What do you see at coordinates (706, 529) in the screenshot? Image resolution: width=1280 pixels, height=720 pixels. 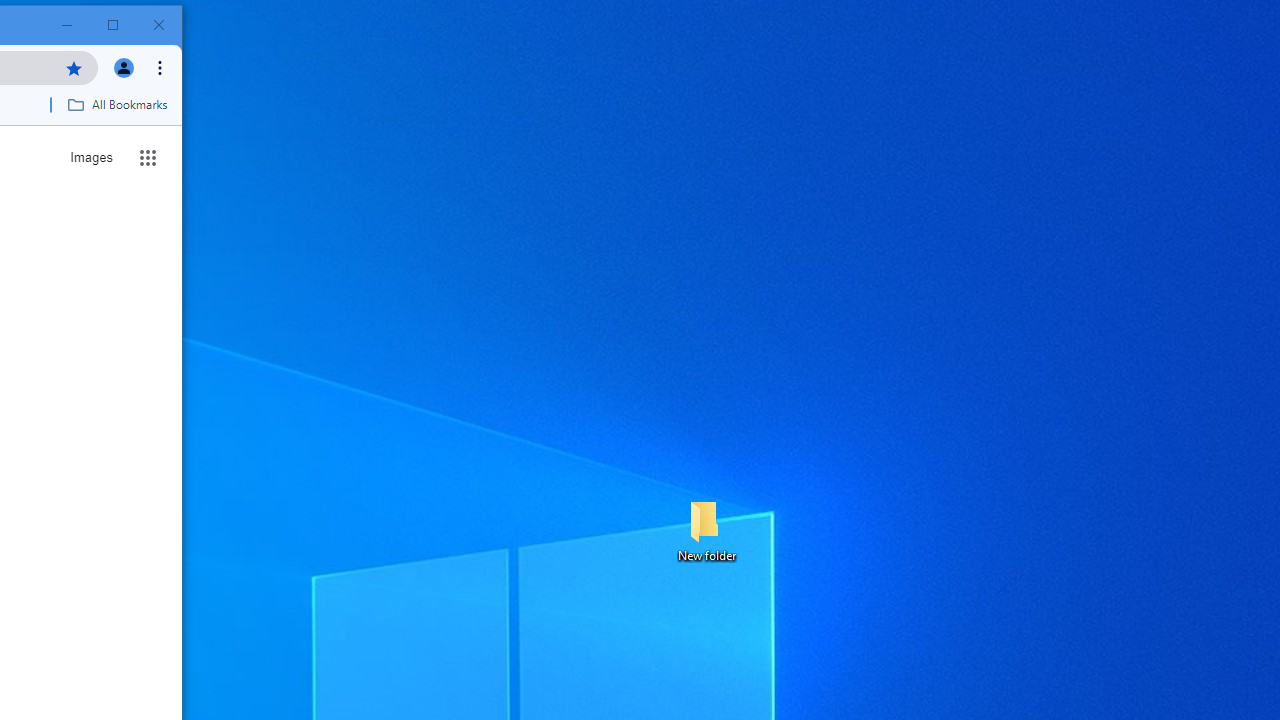 I see `'New folder'` at bounding box center [706, 529].